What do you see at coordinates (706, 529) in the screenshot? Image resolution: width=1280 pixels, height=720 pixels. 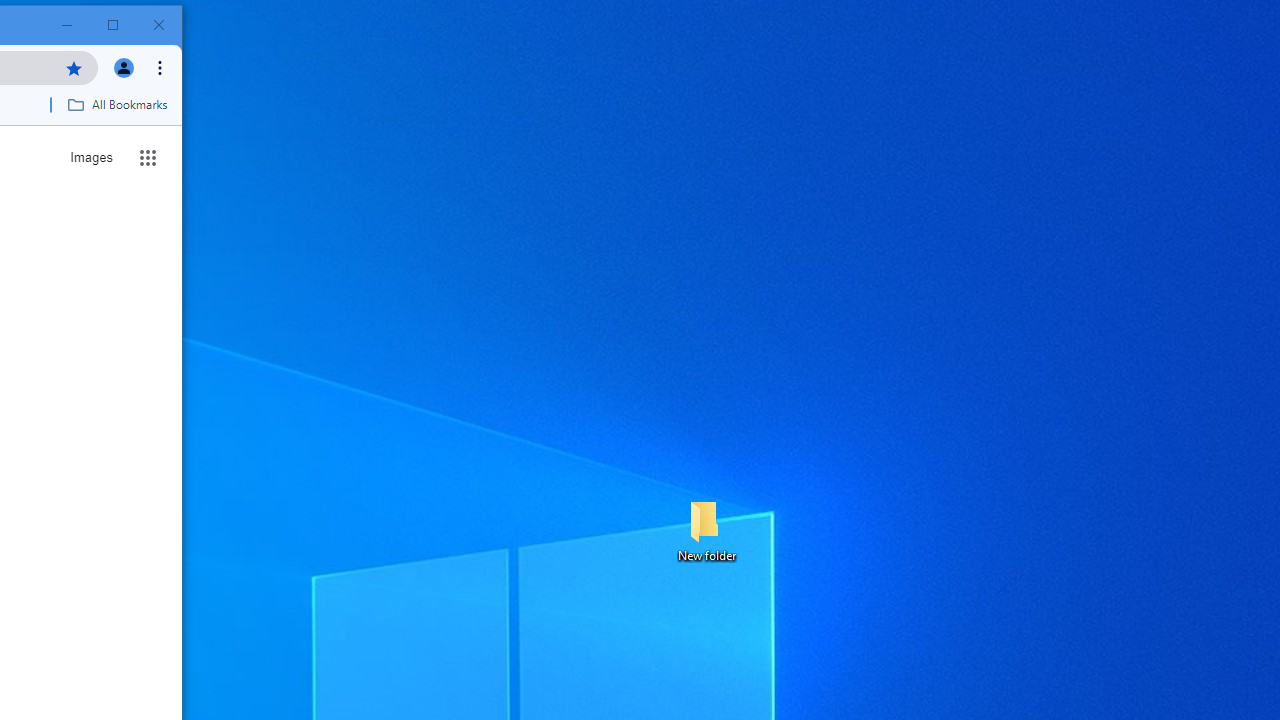 I see `'New folder'` at bounding box center [706, 529].